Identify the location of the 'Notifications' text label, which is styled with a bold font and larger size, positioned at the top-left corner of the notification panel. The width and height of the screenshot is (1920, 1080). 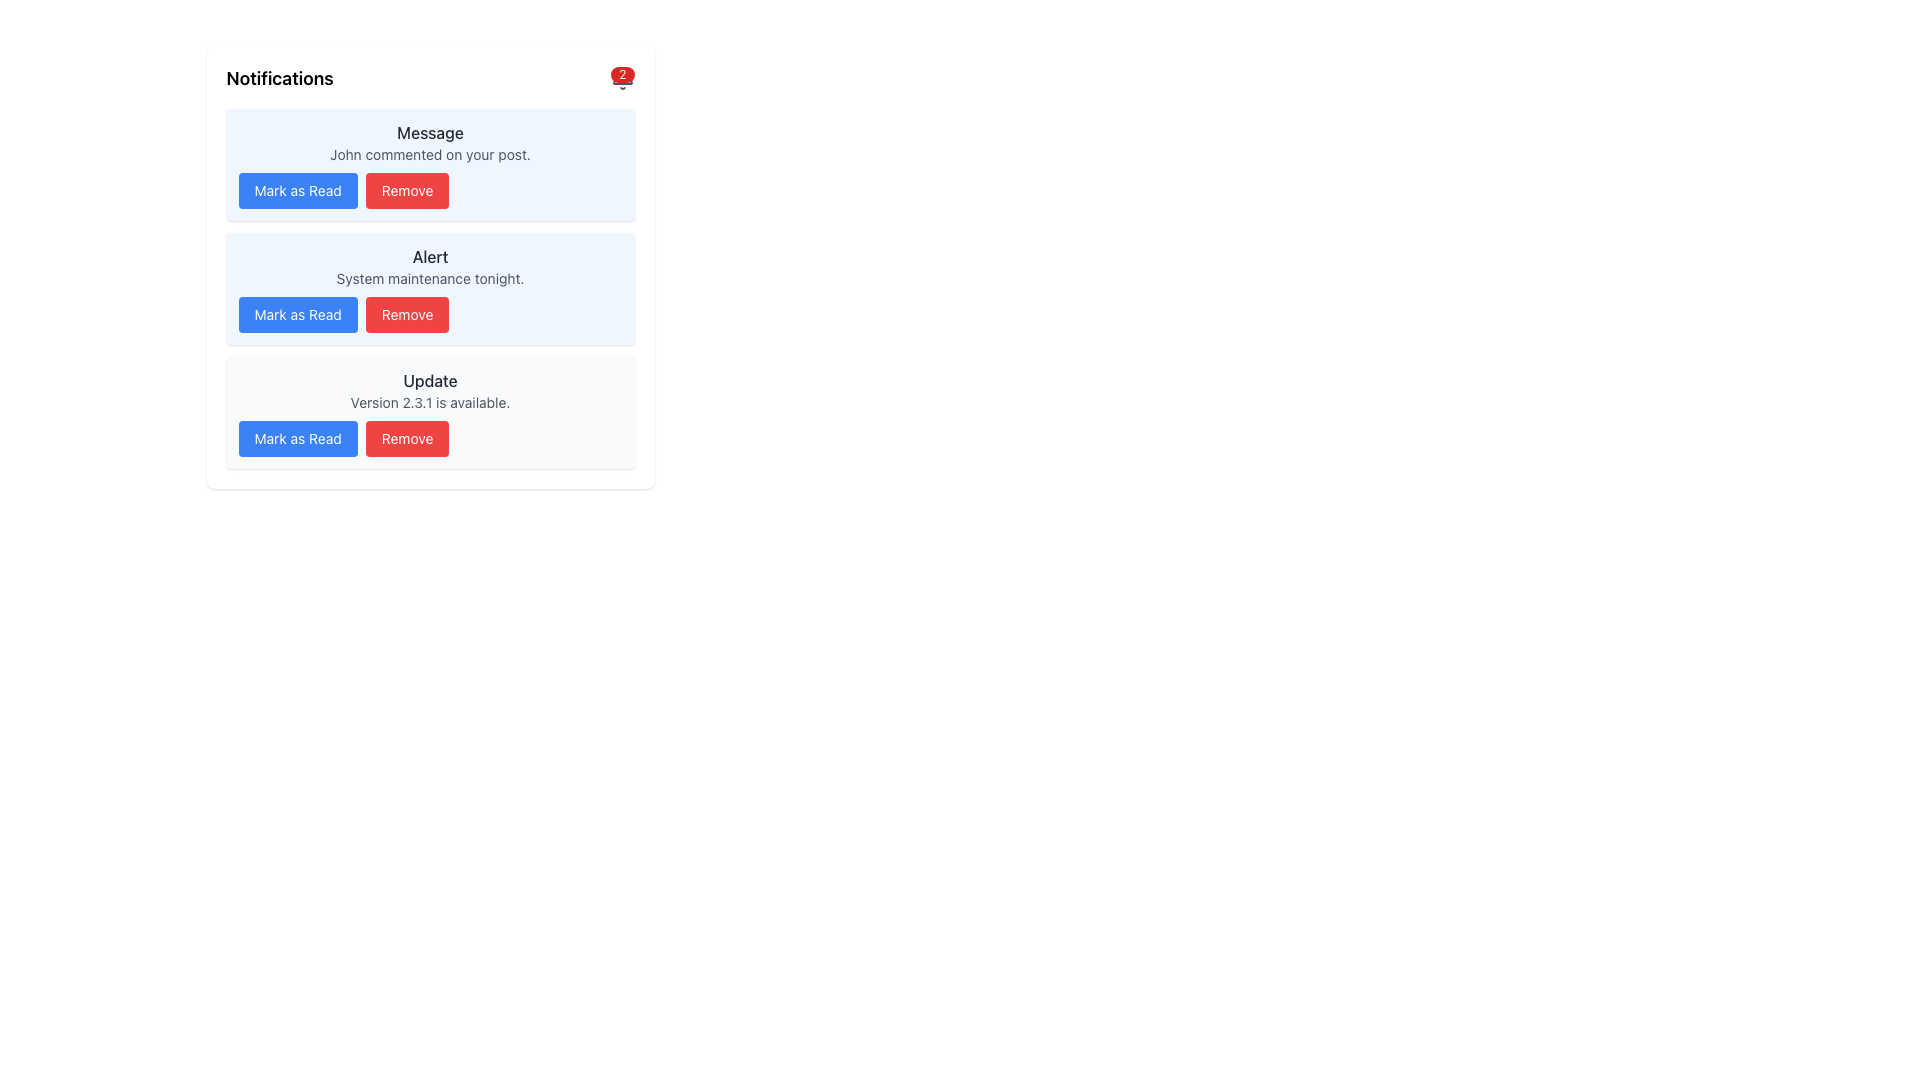
(279, 77).